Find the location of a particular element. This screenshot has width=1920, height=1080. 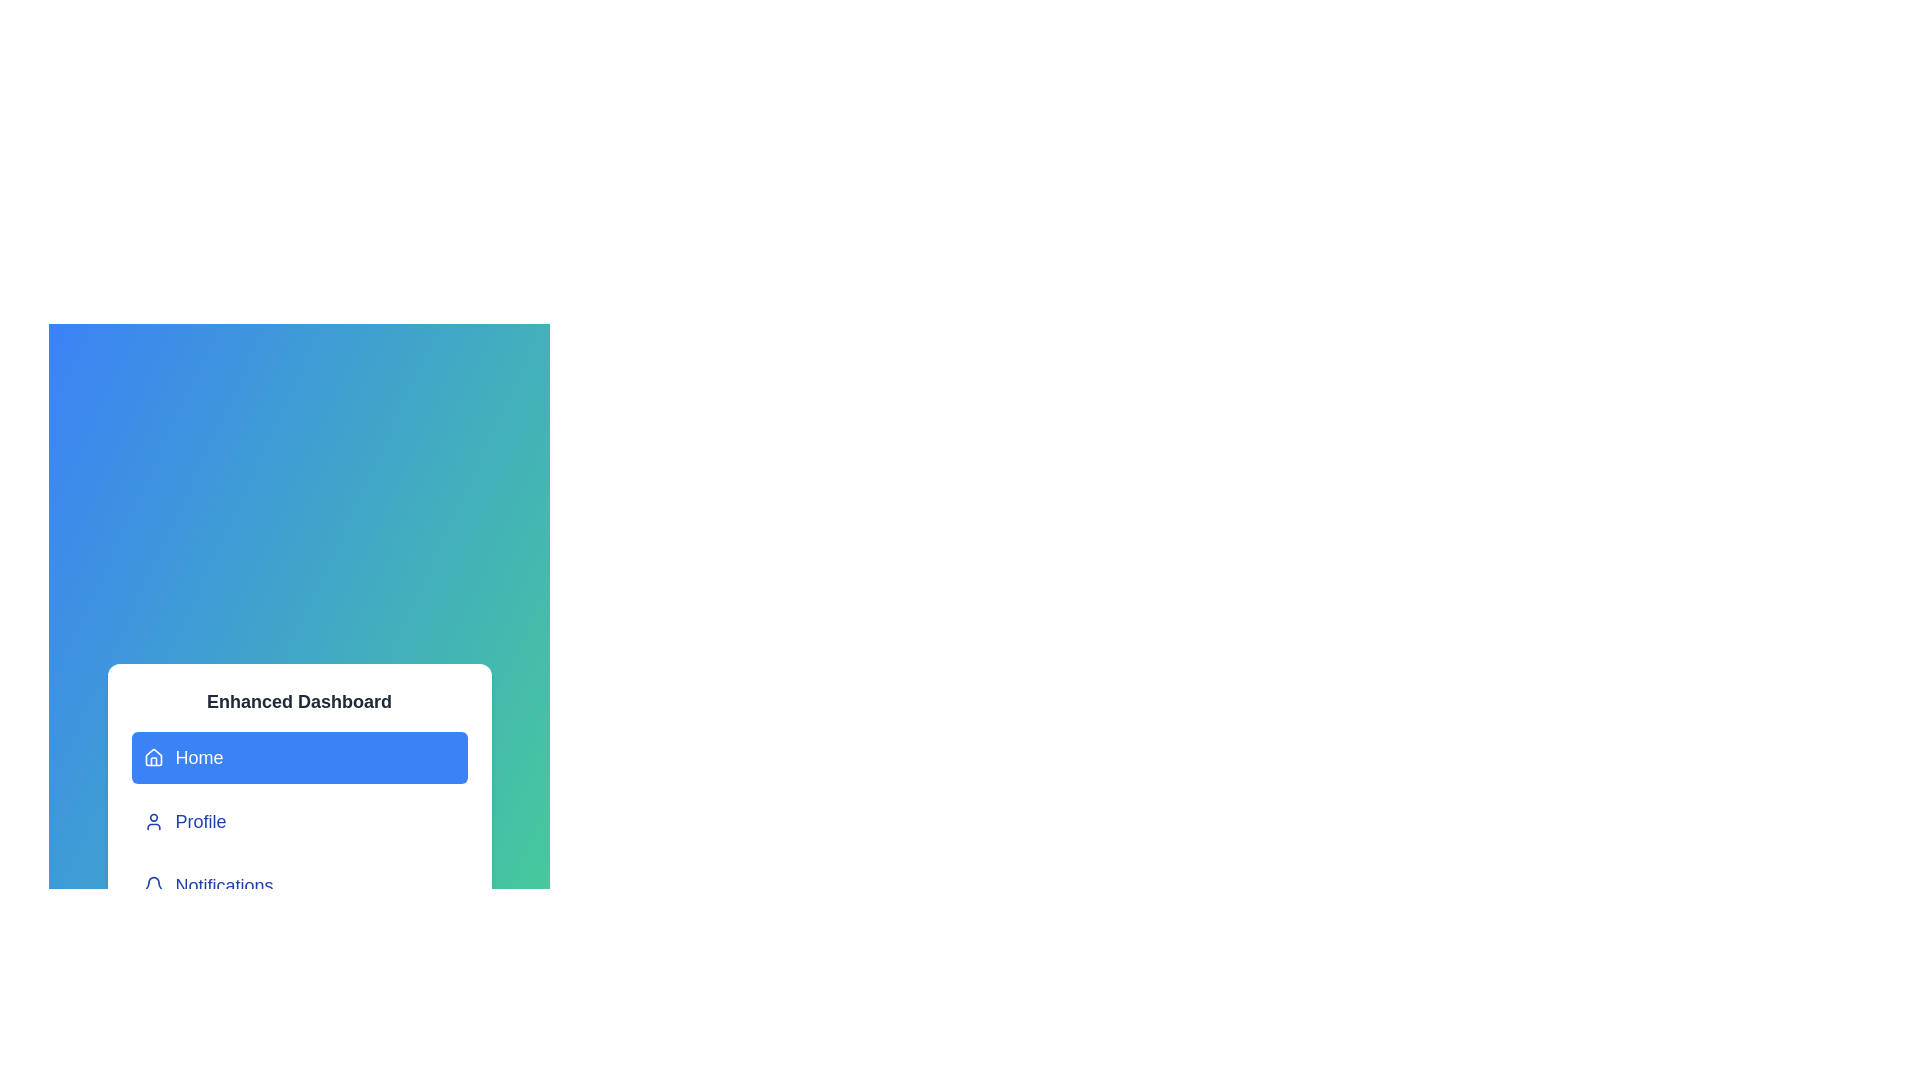

the text labeled Enhanced Dashboard to read its content is located at coordinates (298, 701).